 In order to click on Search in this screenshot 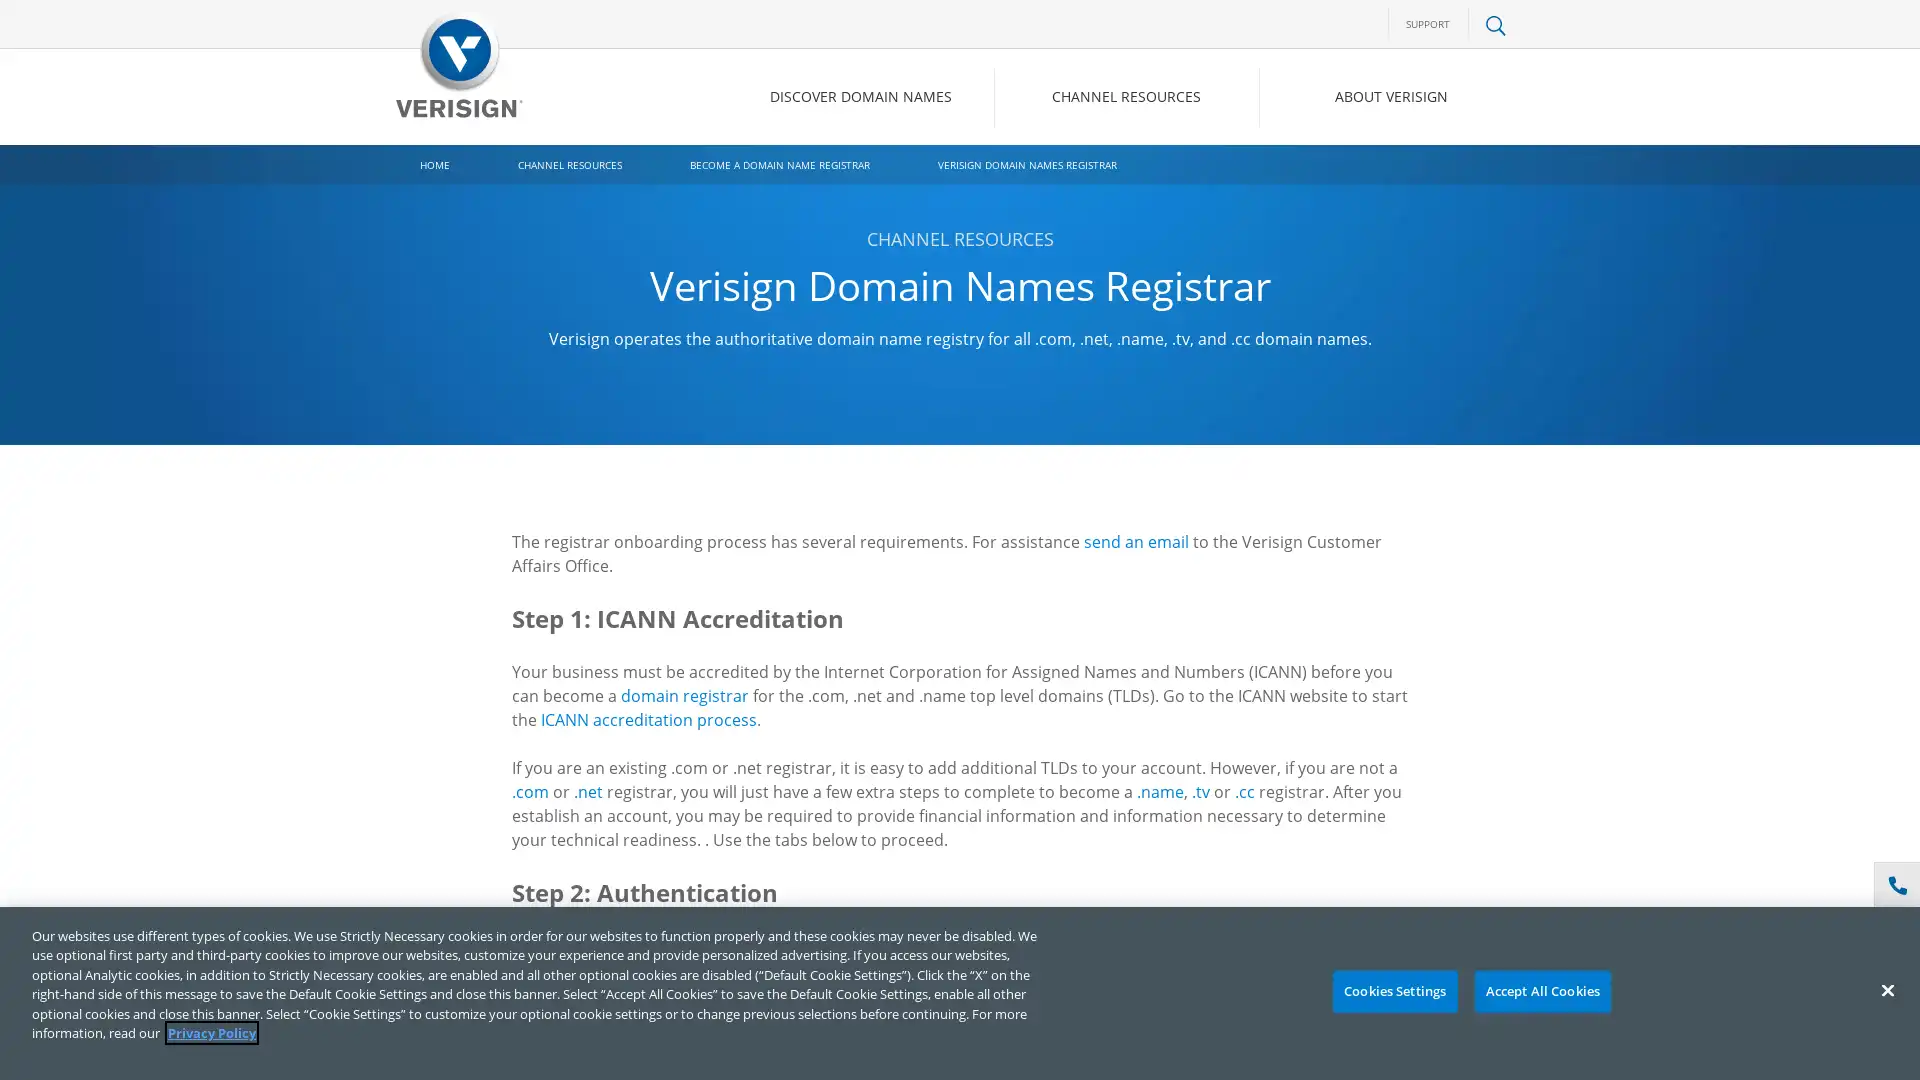, I will do `click(1334, 181)`.